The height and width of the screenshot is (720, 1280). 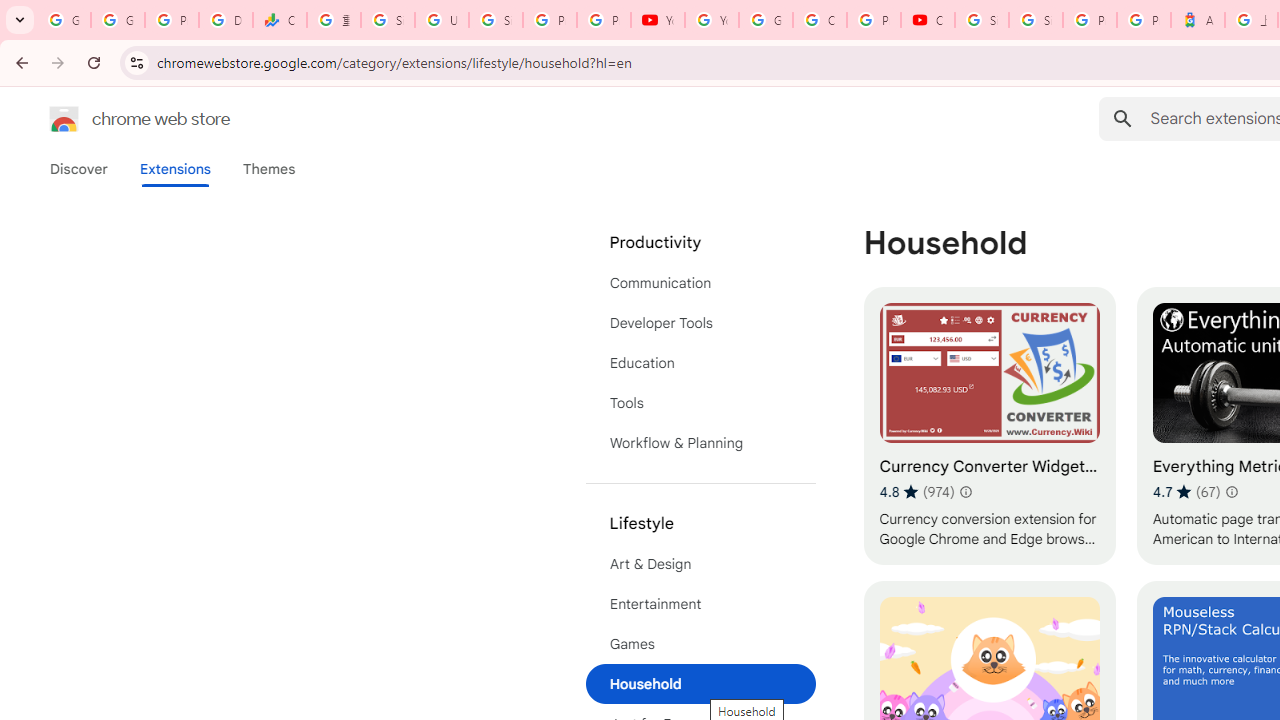 I want to click on 'Google Account Help', so click(x=765, y=20).